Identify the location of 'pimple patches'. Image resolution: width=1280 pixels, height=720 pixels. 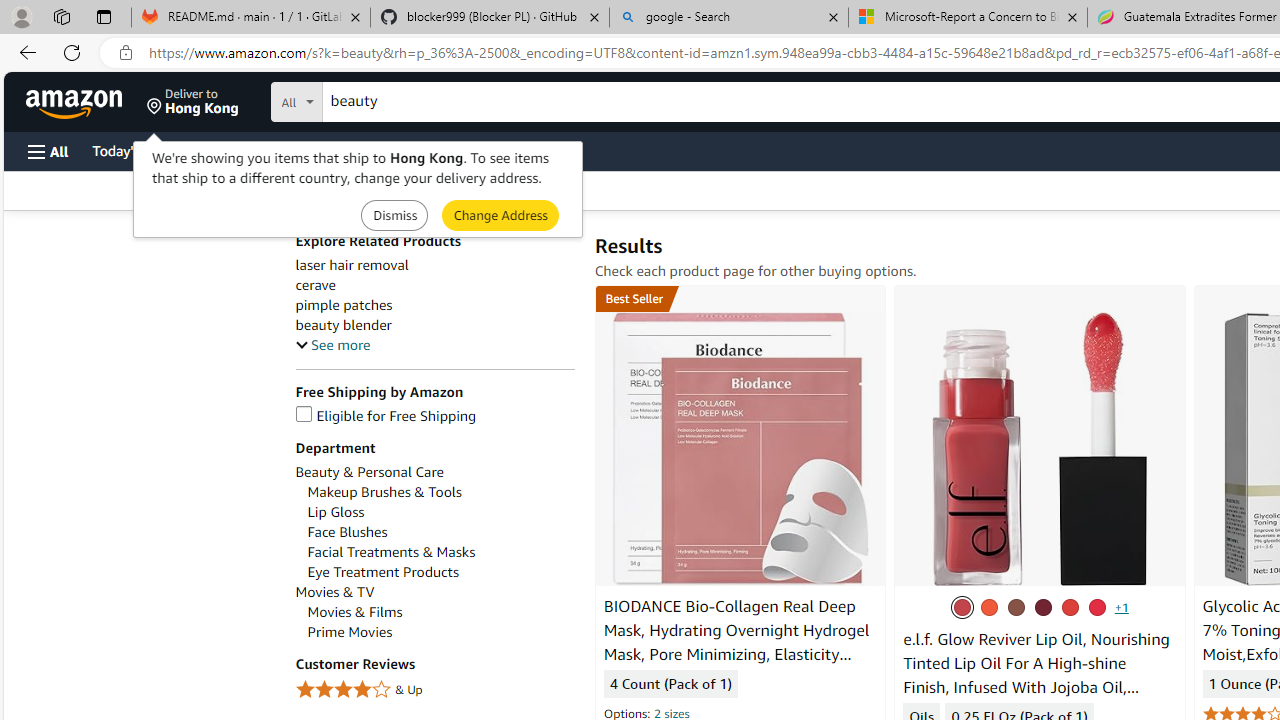
(343, 305).